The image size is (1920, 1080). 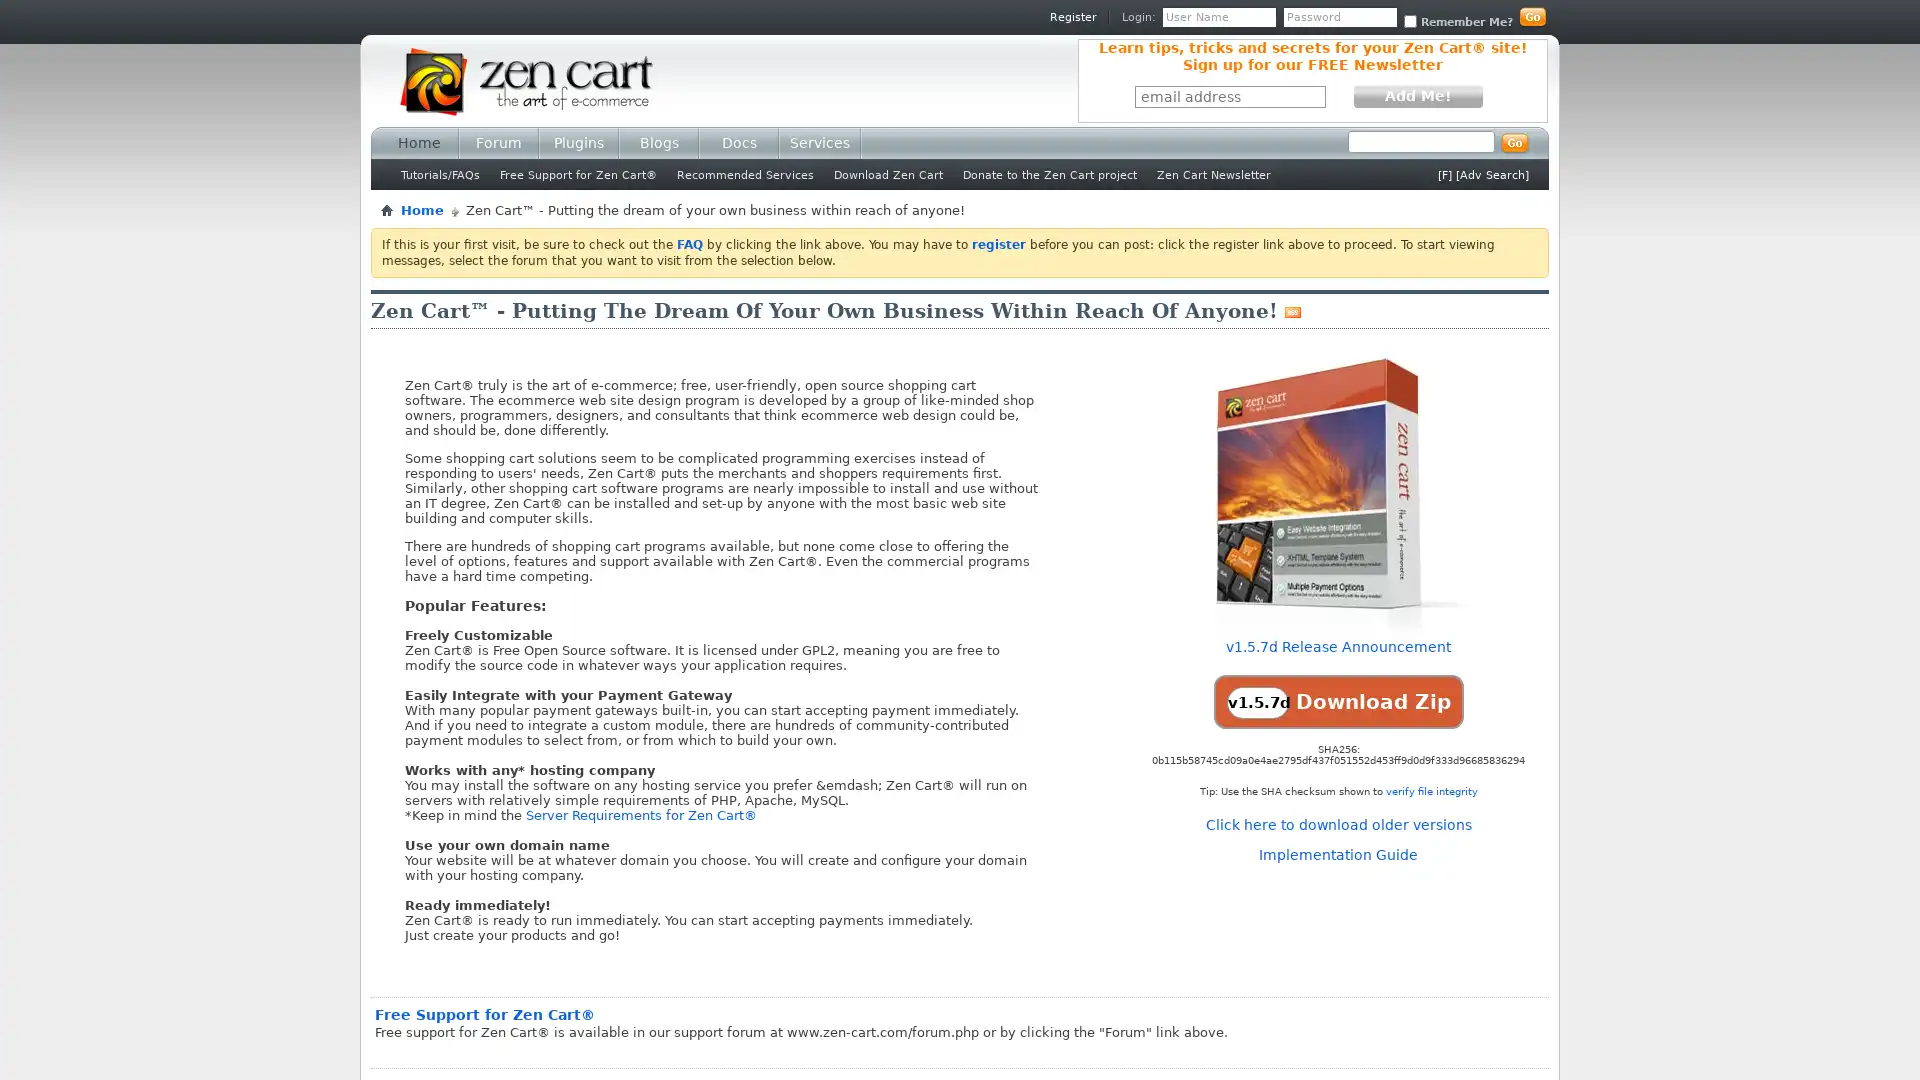 I want to click on Submit, so click(x=1515, y=142).